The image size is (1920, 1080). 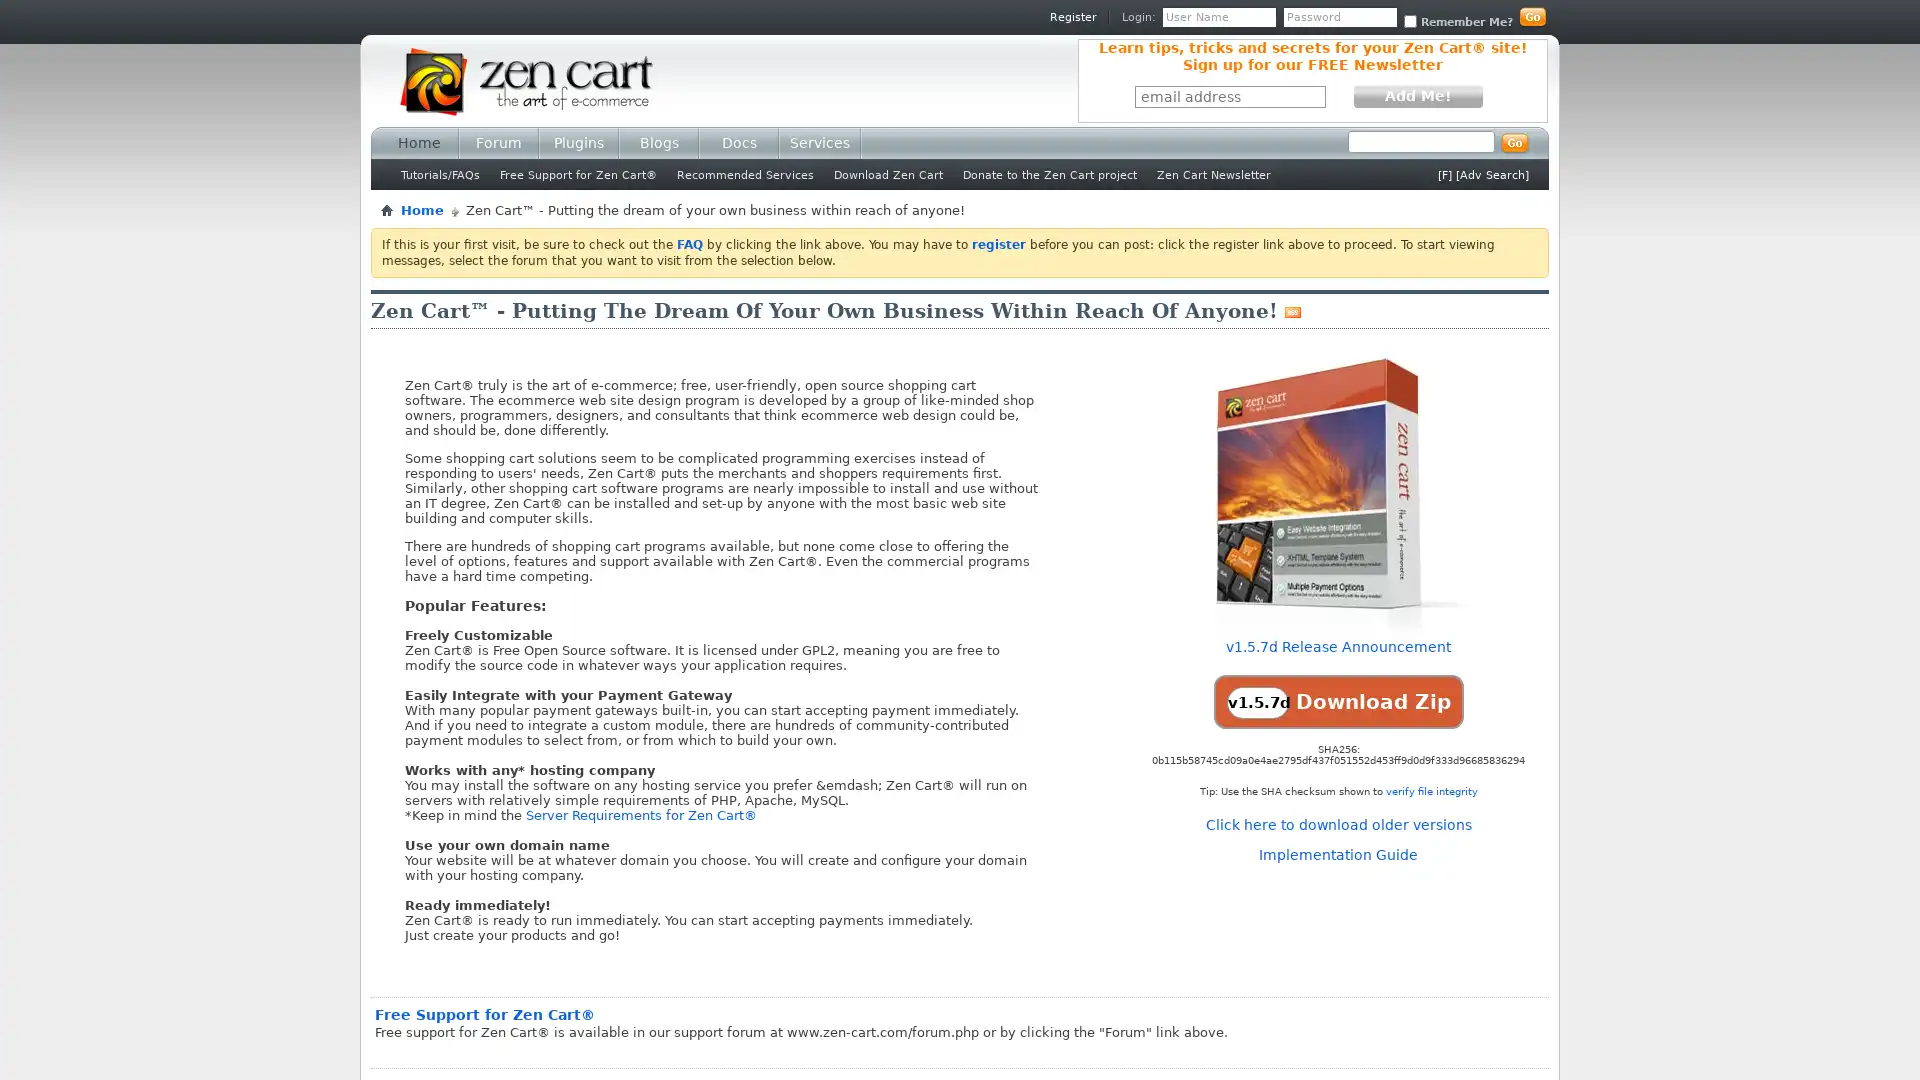 I want to click on Submit, so click(x=1515, y=142).